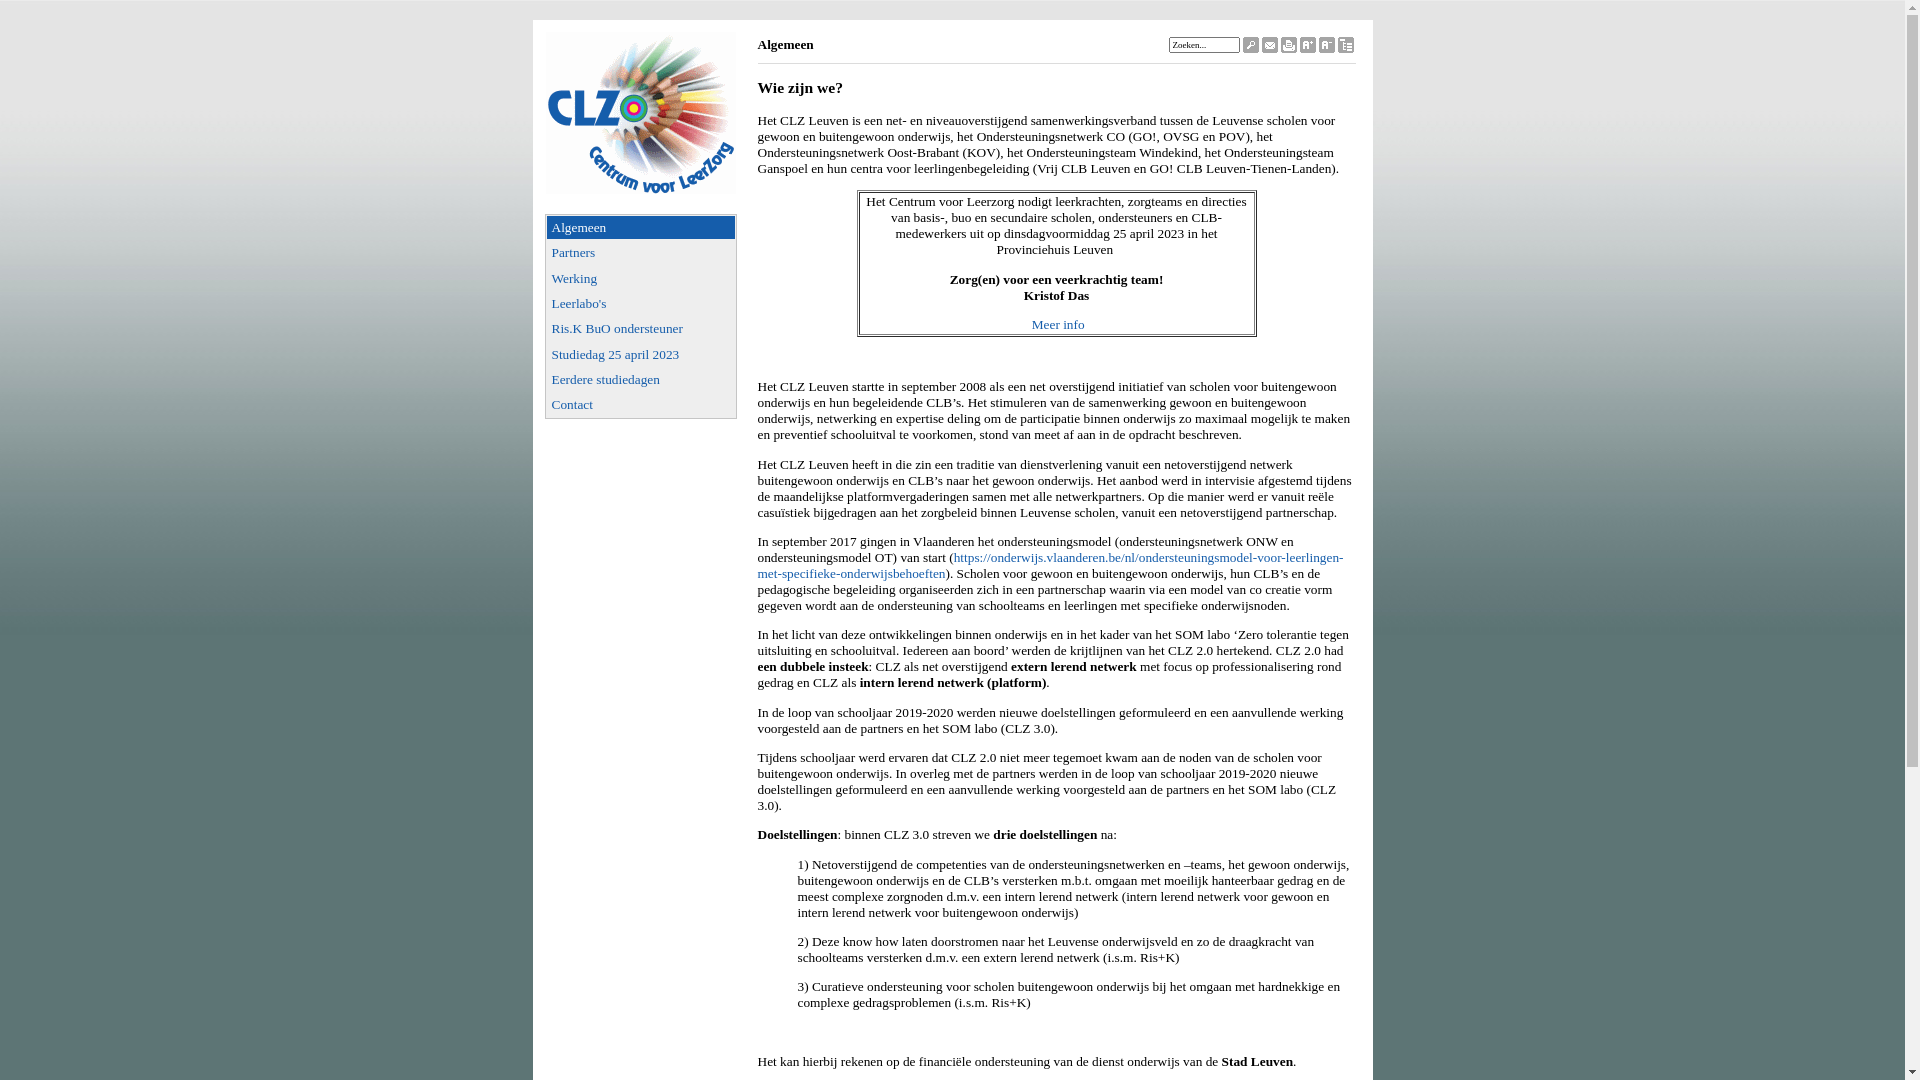  Describe the element at coordinates (1202, 45) in the screenshot. I see `'Zoeken...'` at that location.